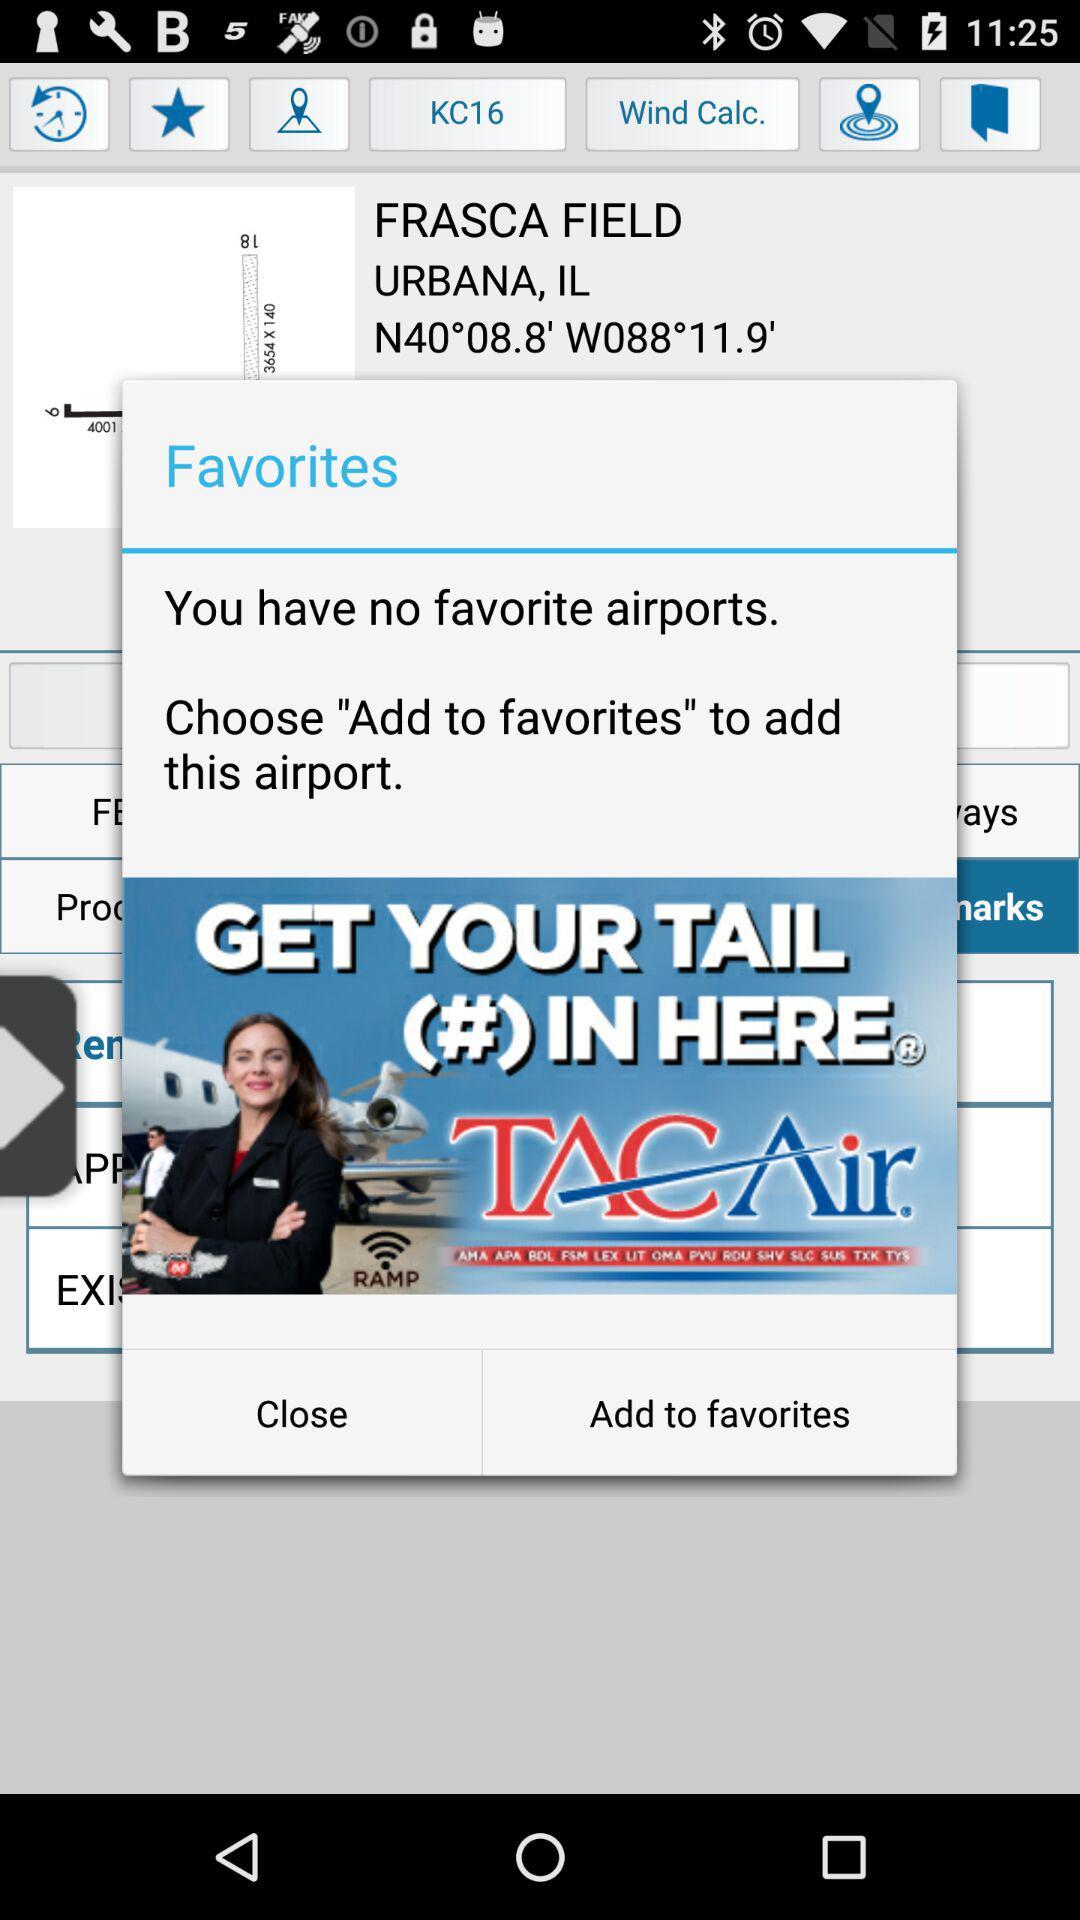 This screenshot has height=1920, width=1080. I want to click on icon to the left of the add to favorites, so click(301, 1411).